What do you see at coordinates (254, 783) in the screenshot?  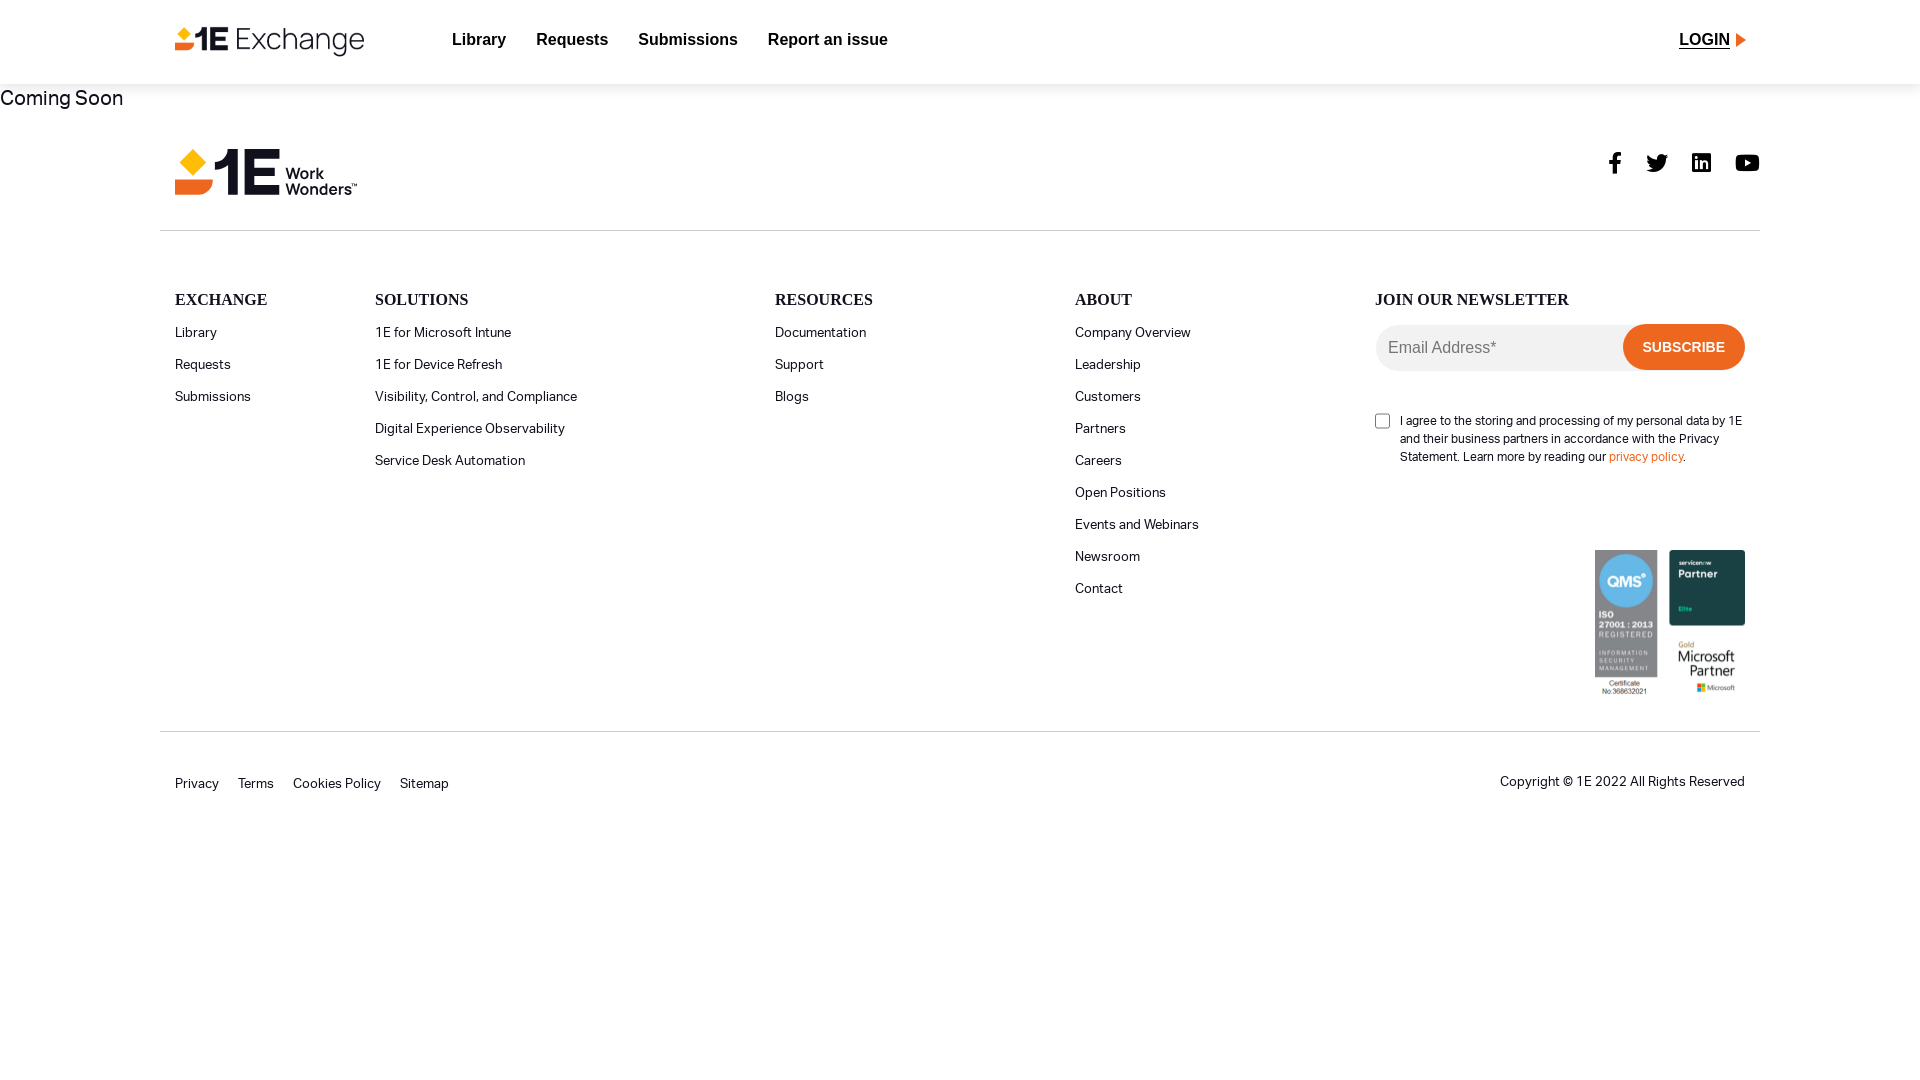 I see `'Terms'` at bounding box center [254, 783].